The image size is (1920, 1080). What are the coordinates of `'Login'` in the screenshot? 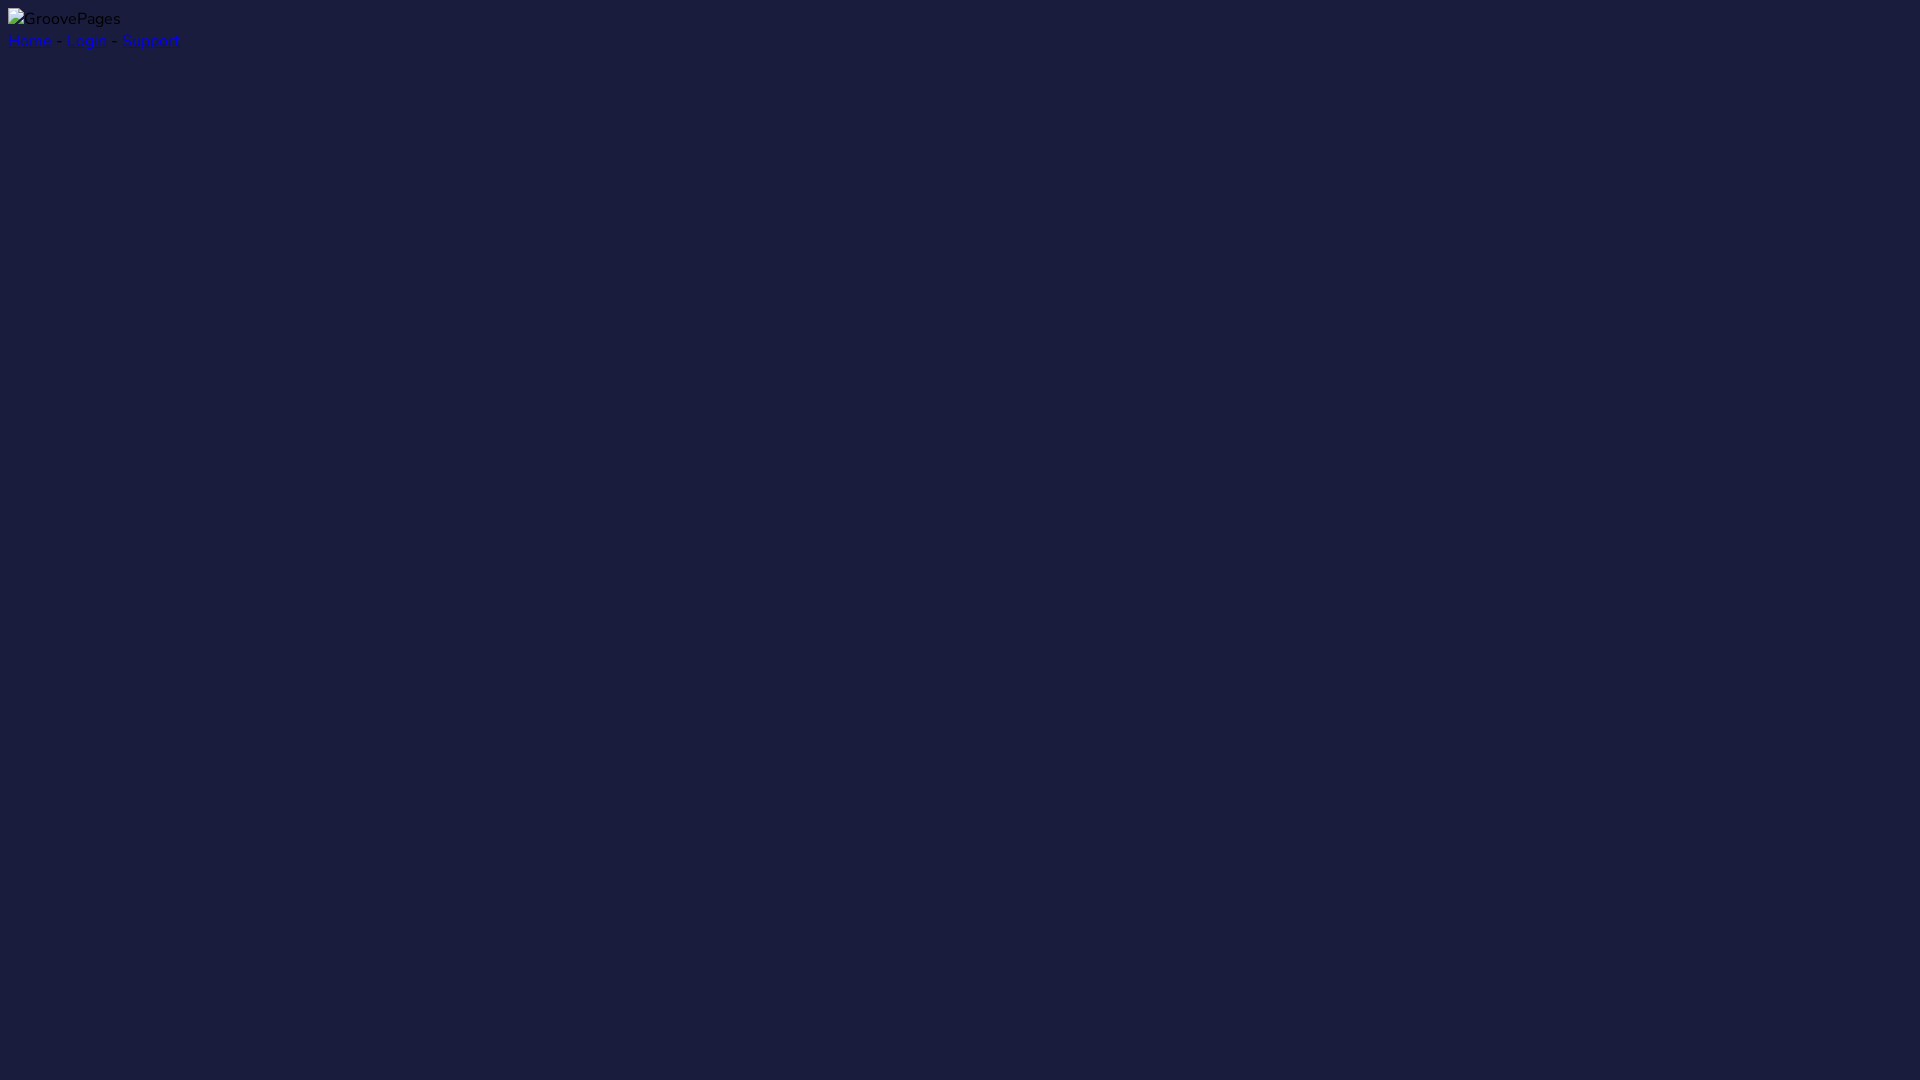 It's located at (67, 41).